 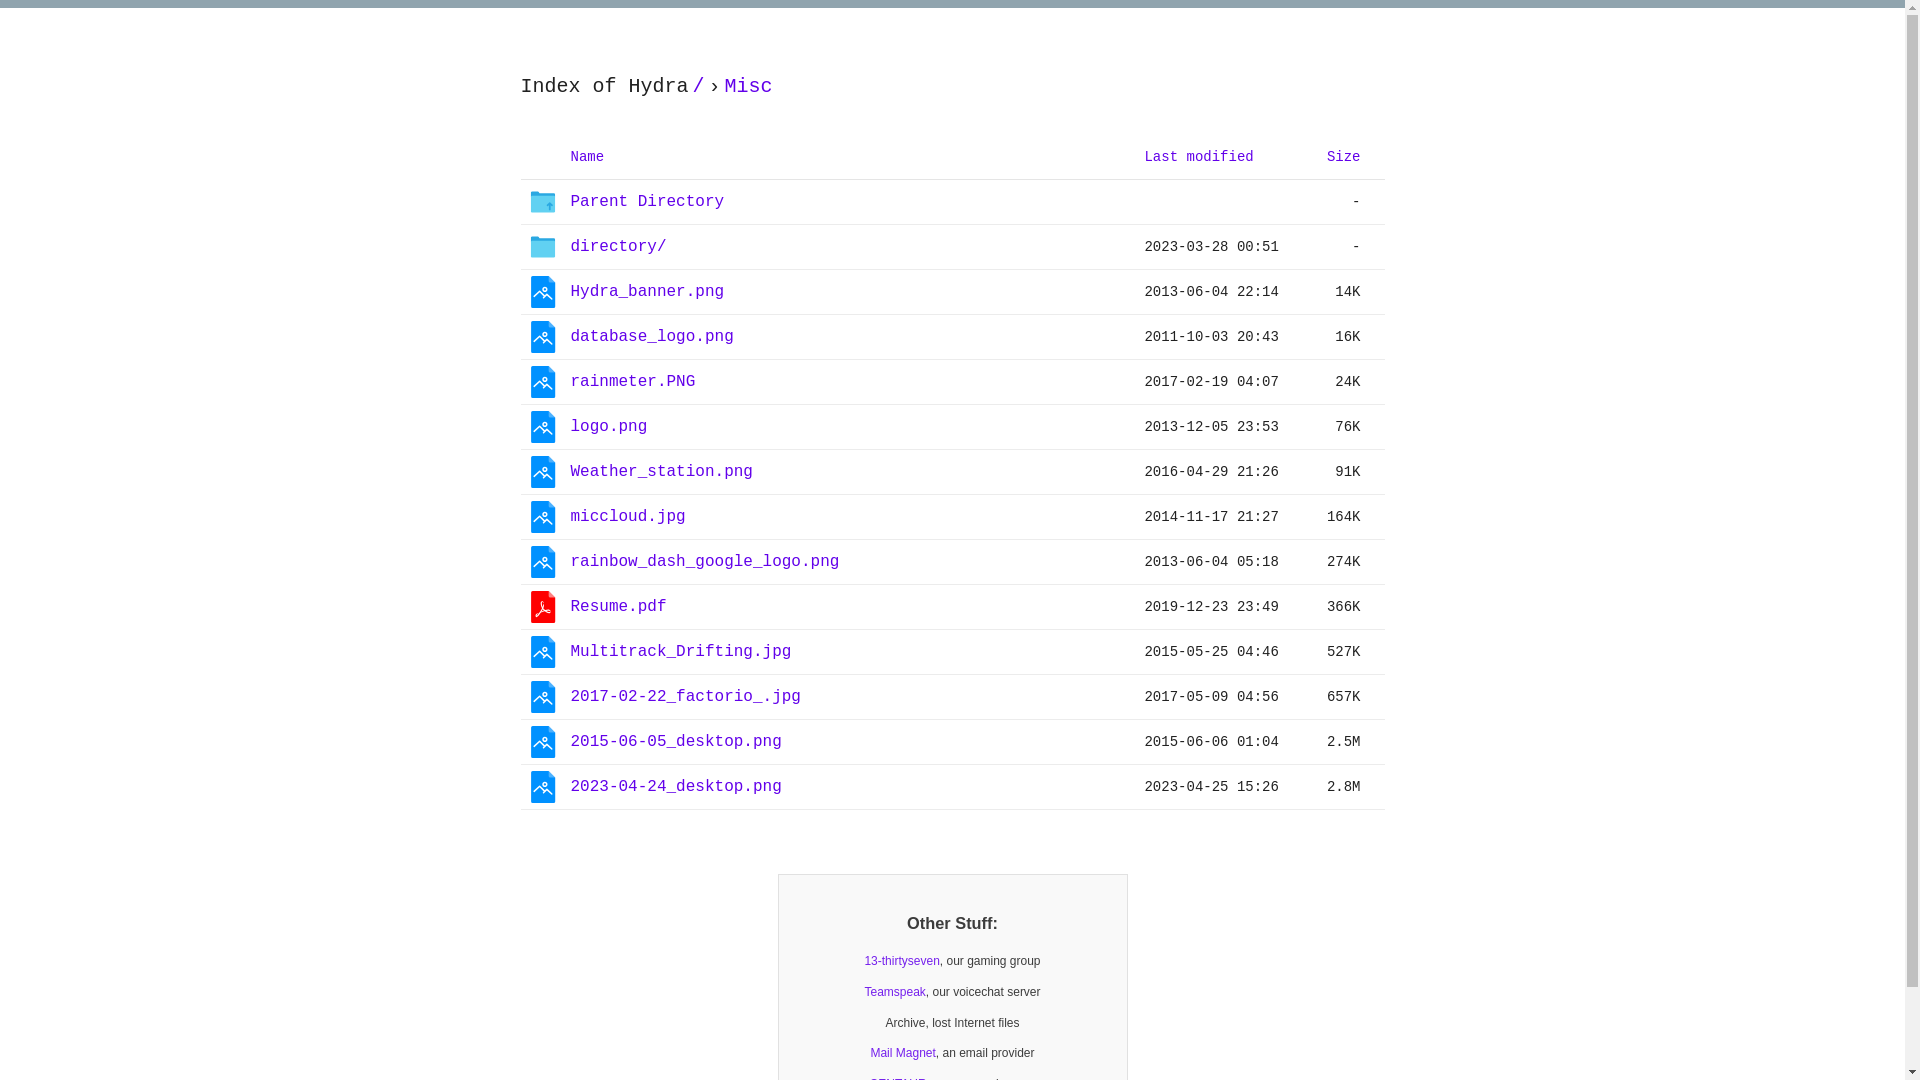 I want to click on 'miccloud.jpg', so click(x=626, y=516).